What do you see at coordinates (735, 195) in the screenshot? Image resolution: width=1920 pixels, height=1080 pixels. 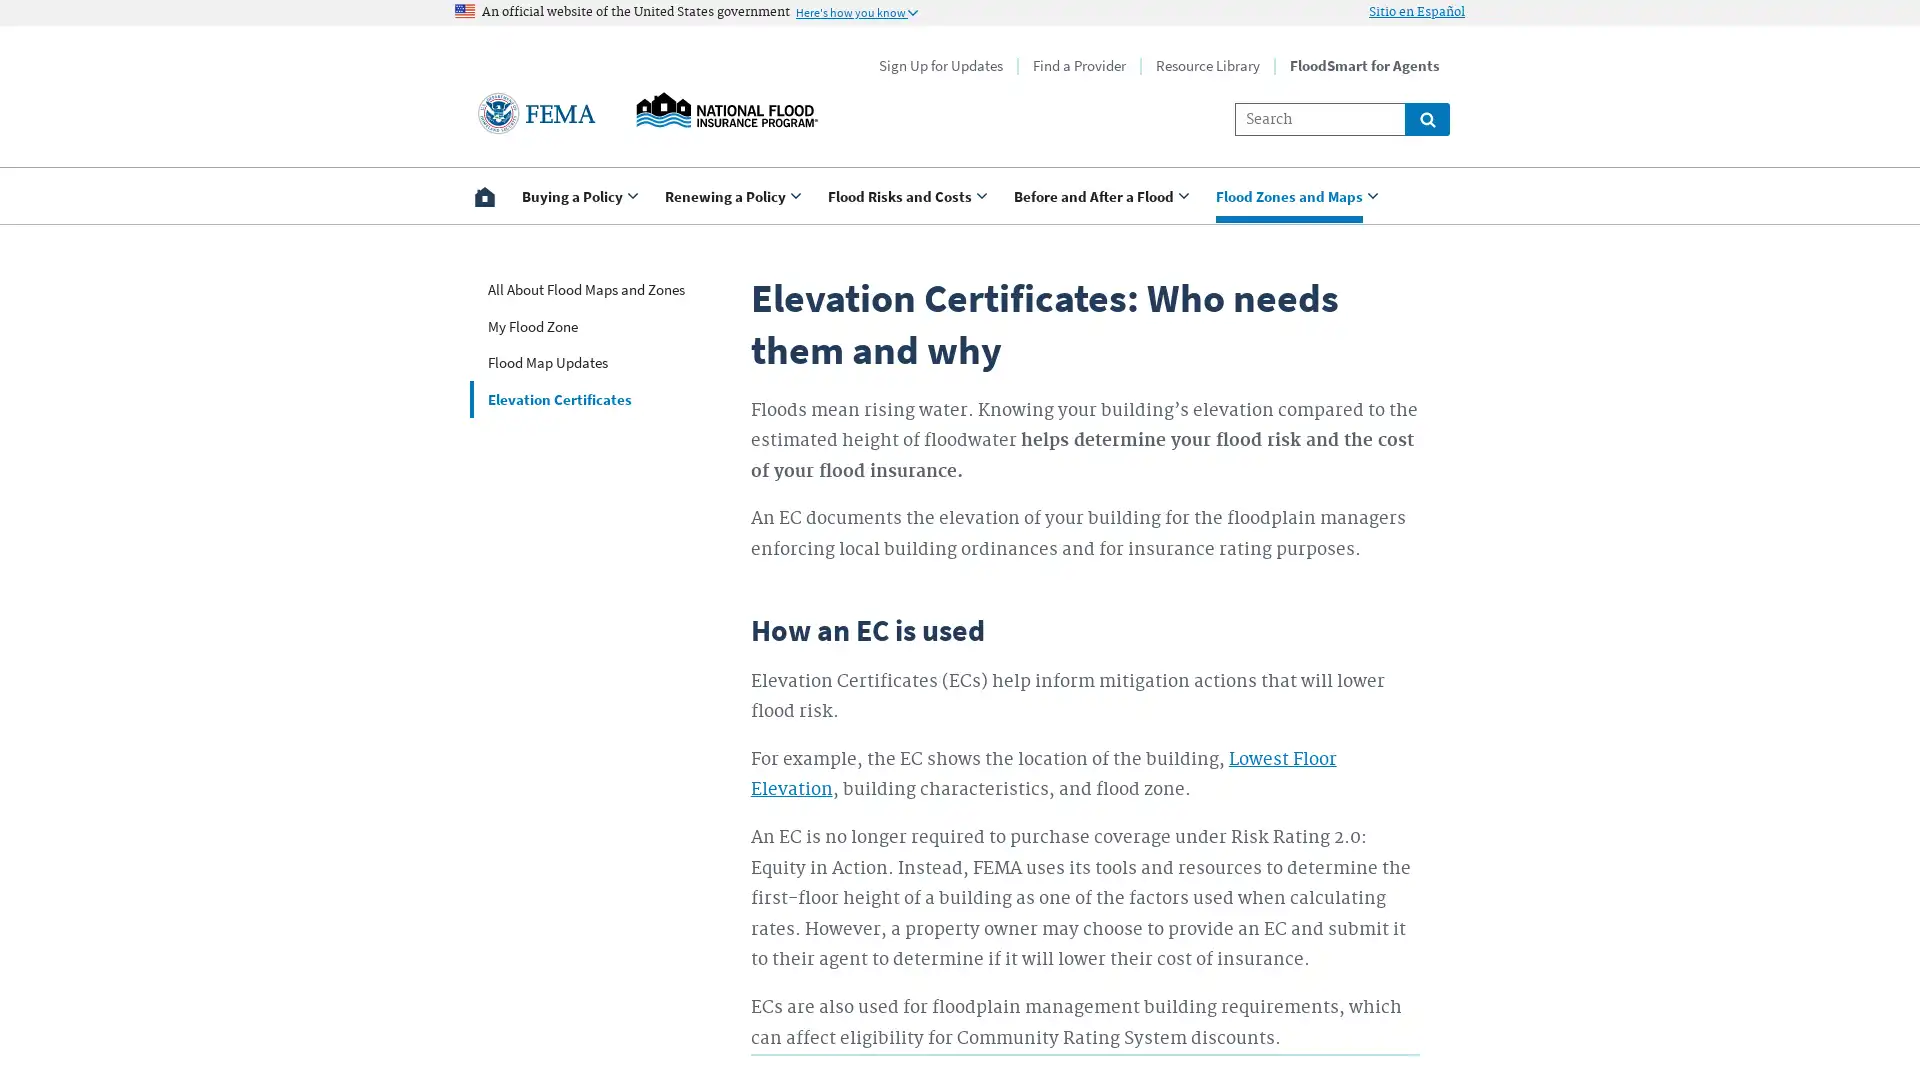 I see `Use <enter> and shift + <enter> to open and close the drop down to sub-menus` at bounding box center [735, 195].